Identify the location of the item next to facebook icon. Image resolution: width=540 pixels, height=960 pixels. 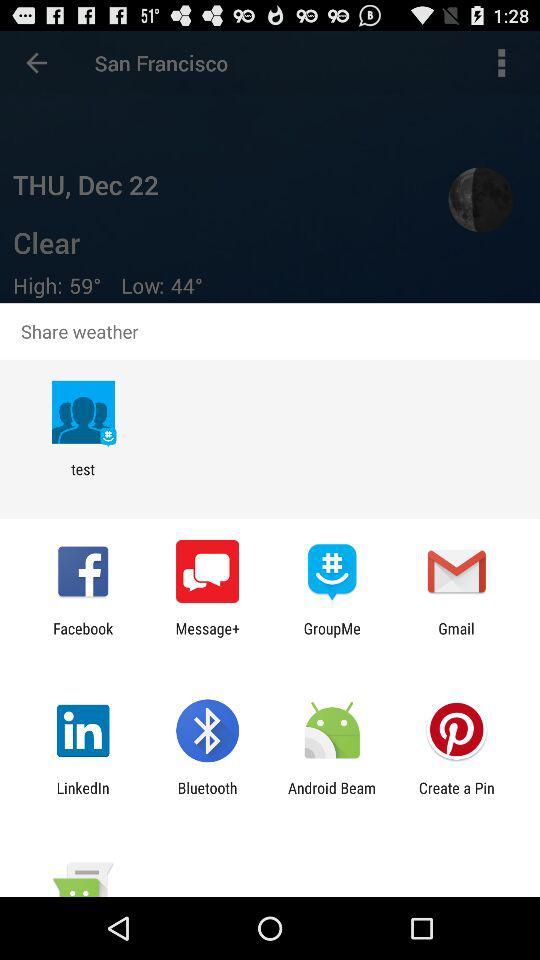
(206, 636).